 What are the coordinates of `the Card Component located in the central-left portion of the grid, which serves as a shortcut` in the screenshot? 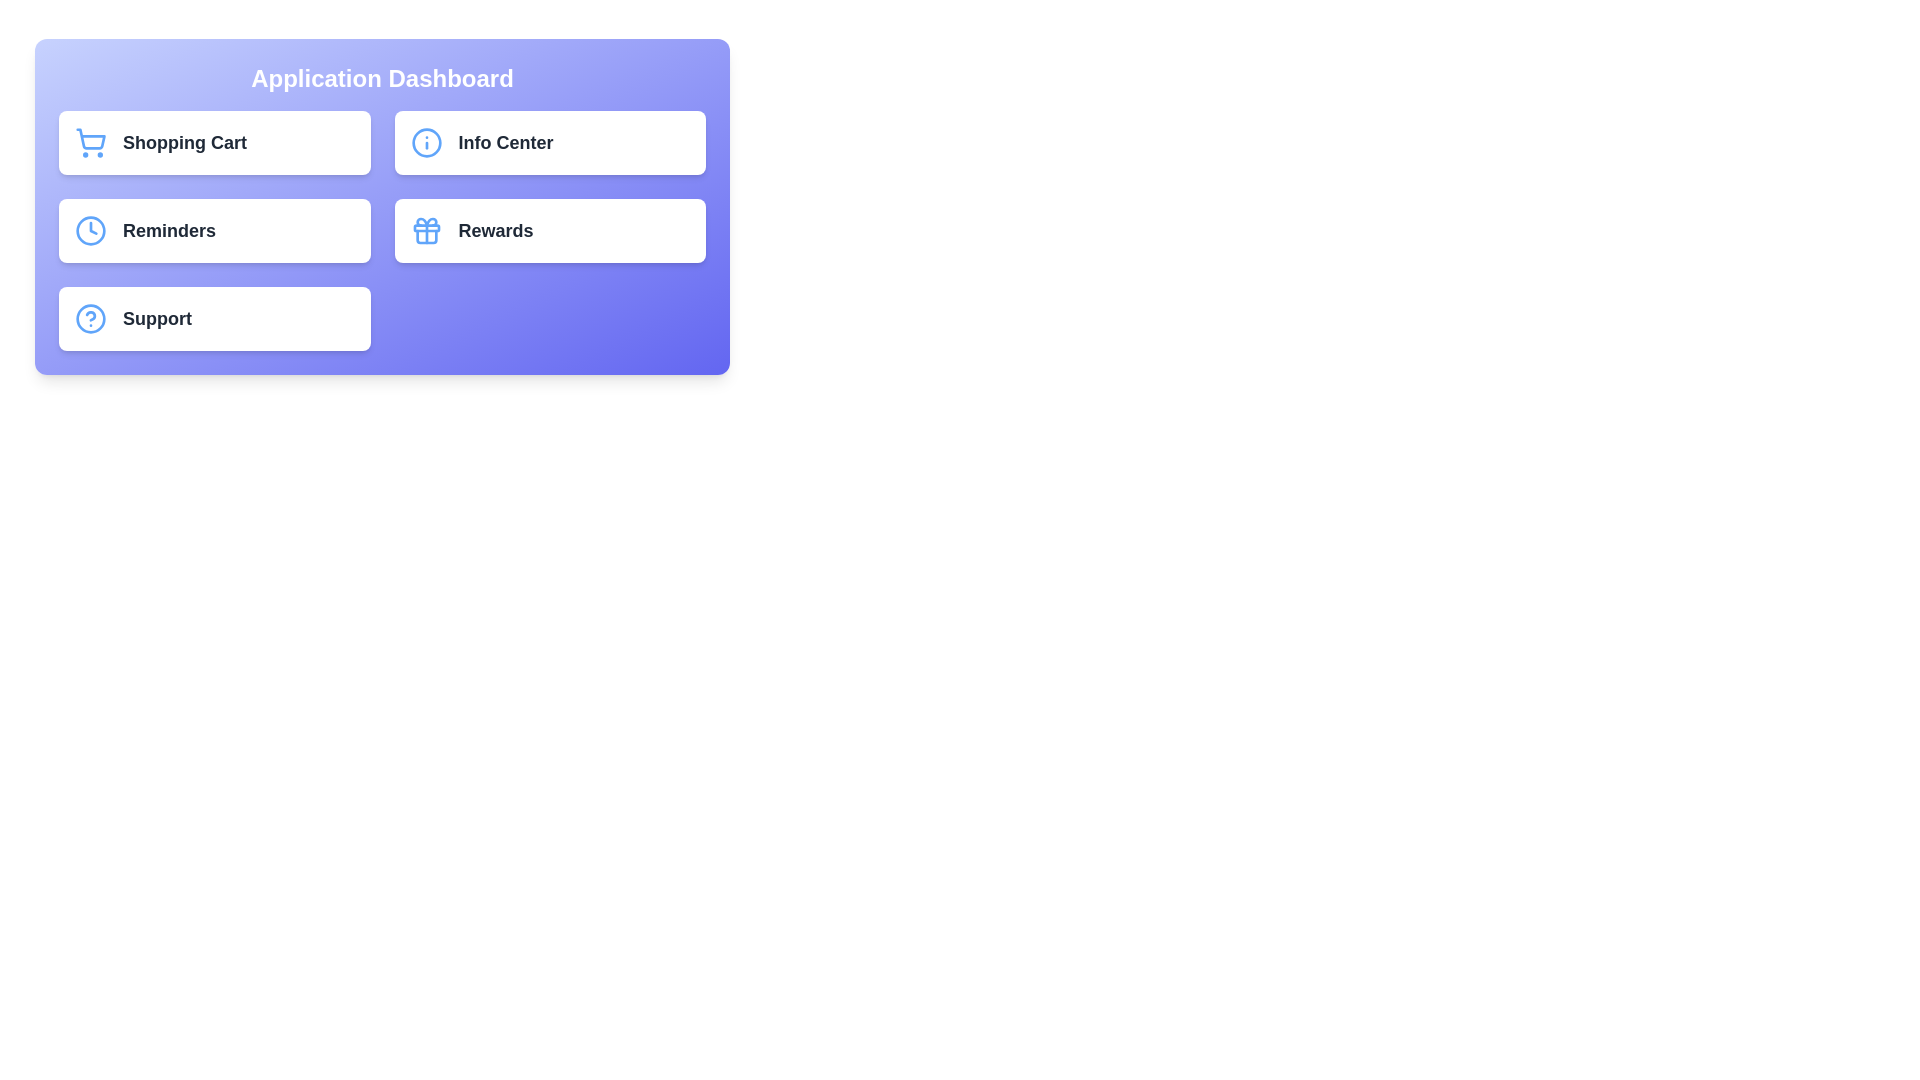 It's located at (214, 230).